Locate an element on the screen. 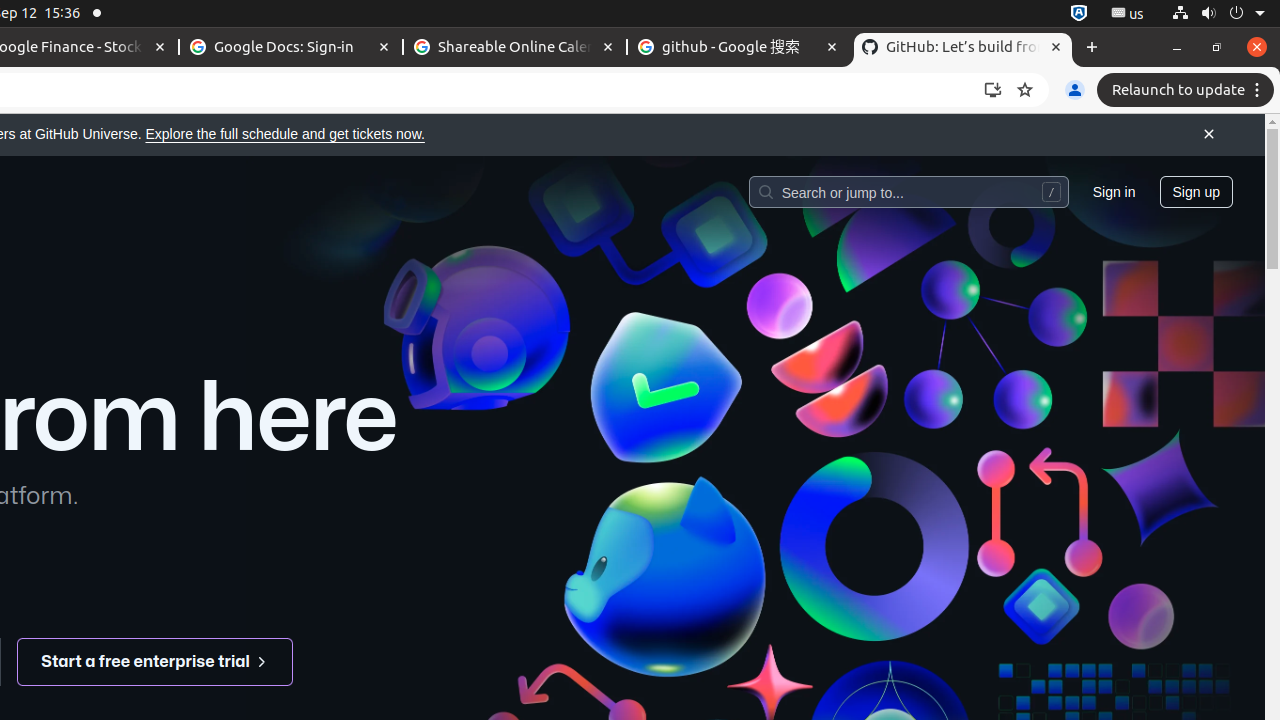  'Close' is located at coordinates (1207, 135).